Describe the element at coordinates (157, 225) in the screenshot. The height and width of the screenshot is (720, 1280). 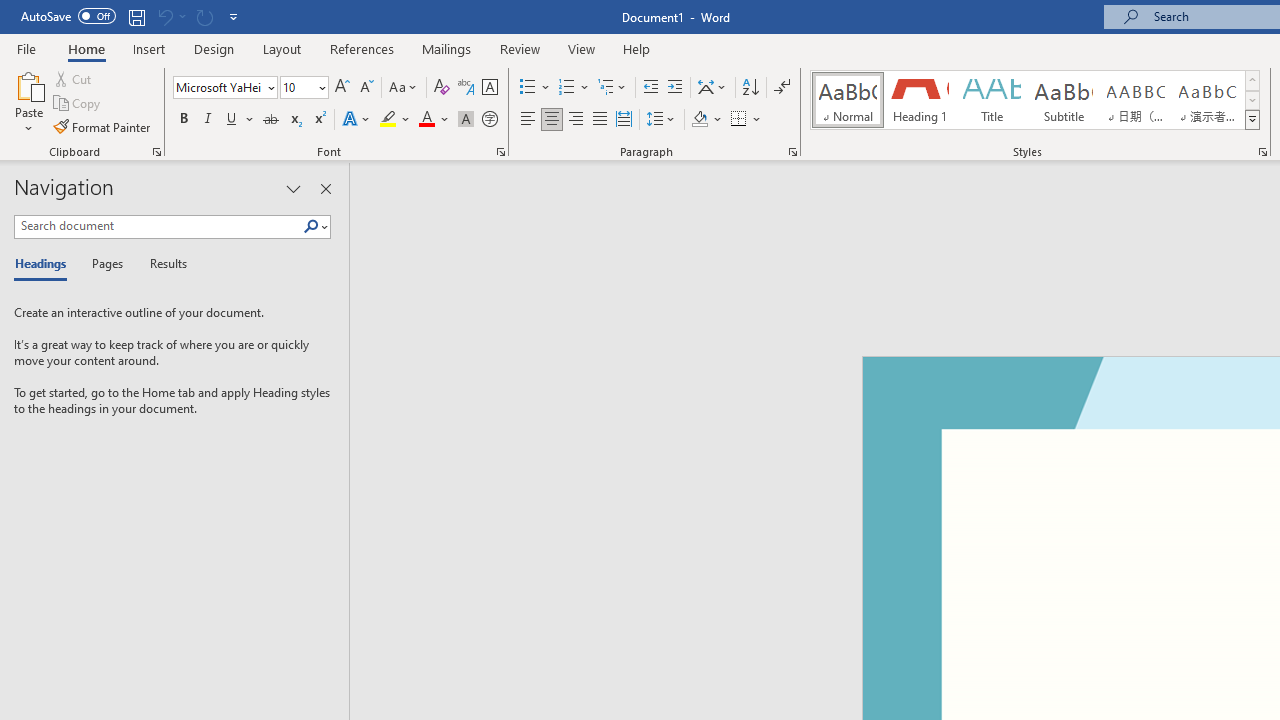
I see `'Search document'` at that location.